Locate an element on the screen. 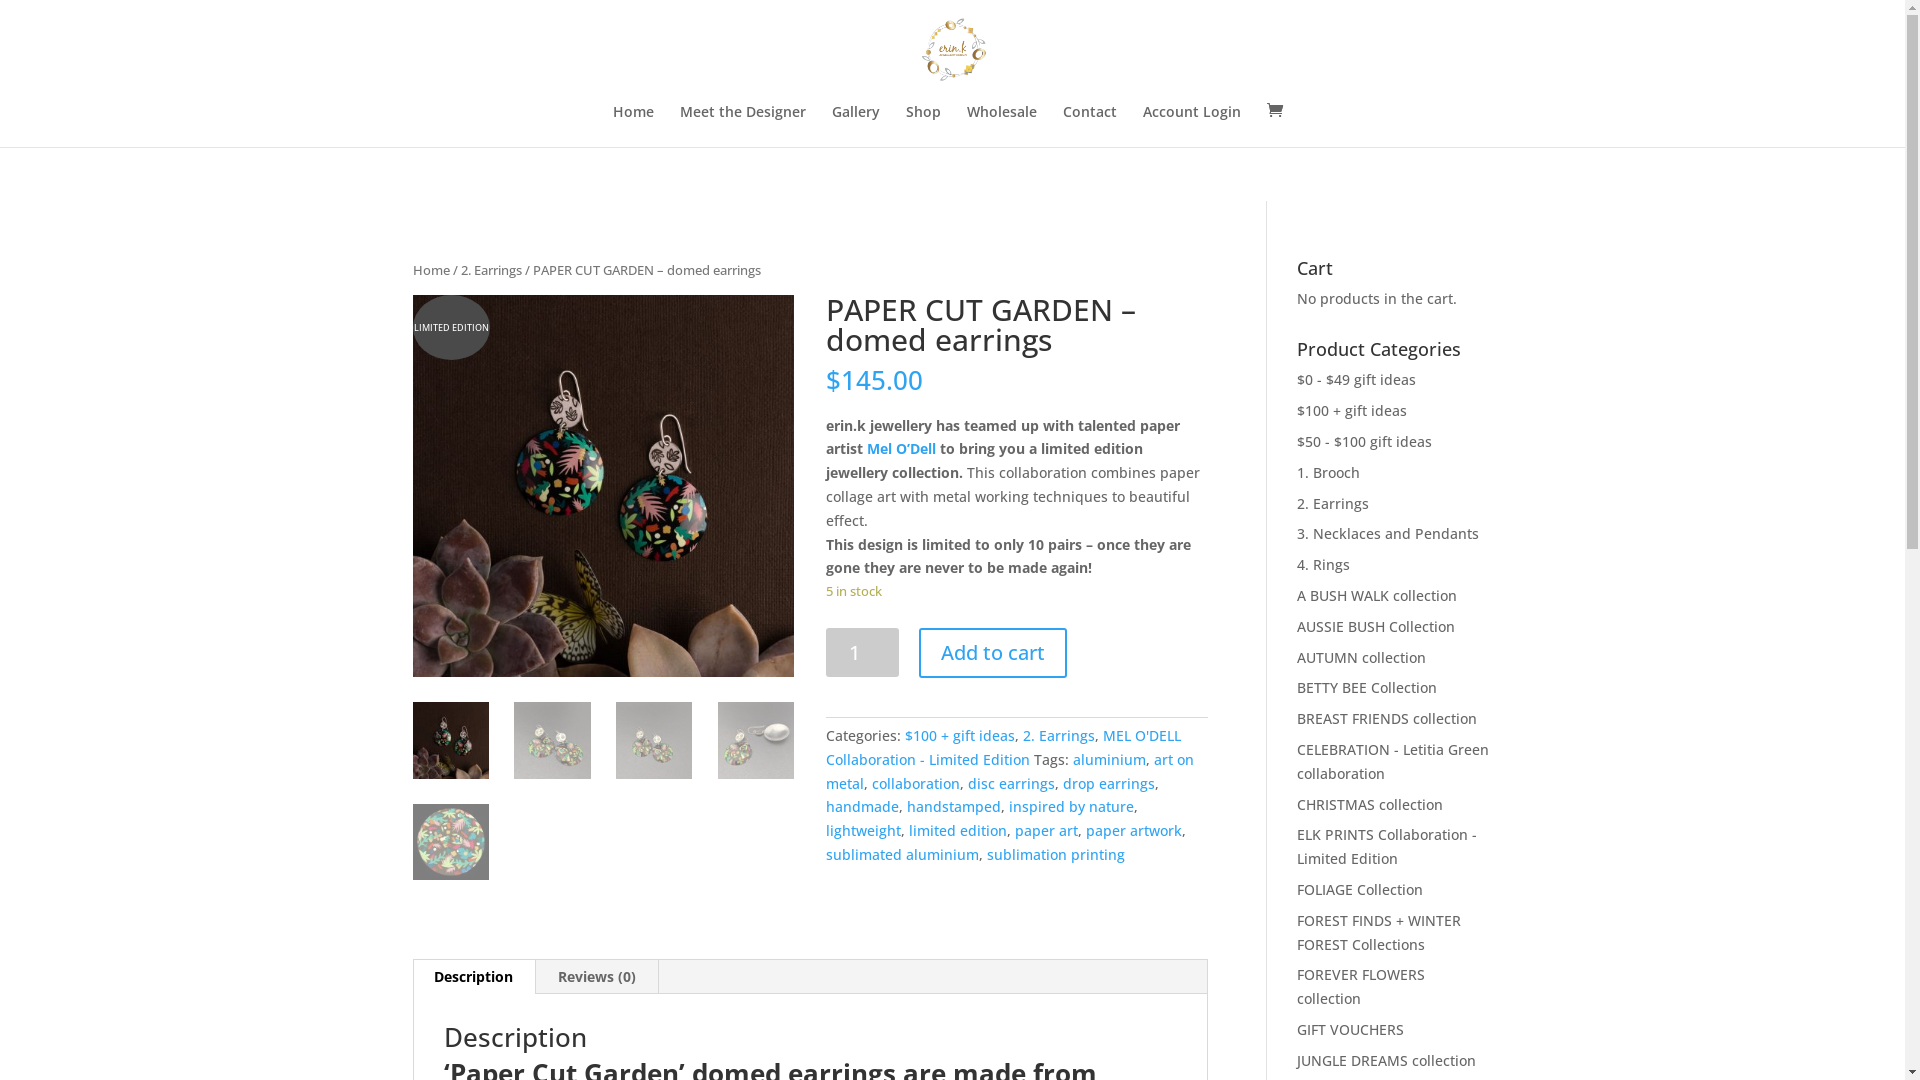 The width and height of the screenshot is (1920, 1080). 'limited edition' is located at coordinates (907, 830).